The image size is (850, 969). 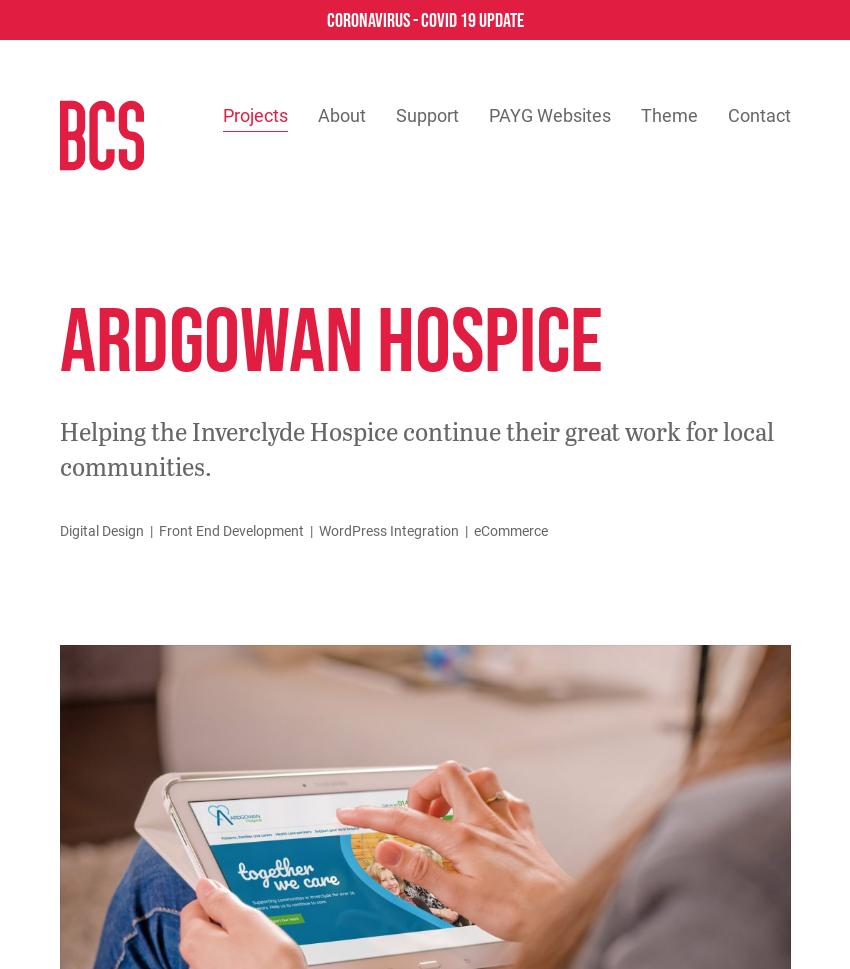 I want to click on 'Contact', so click(x=758, y=115).